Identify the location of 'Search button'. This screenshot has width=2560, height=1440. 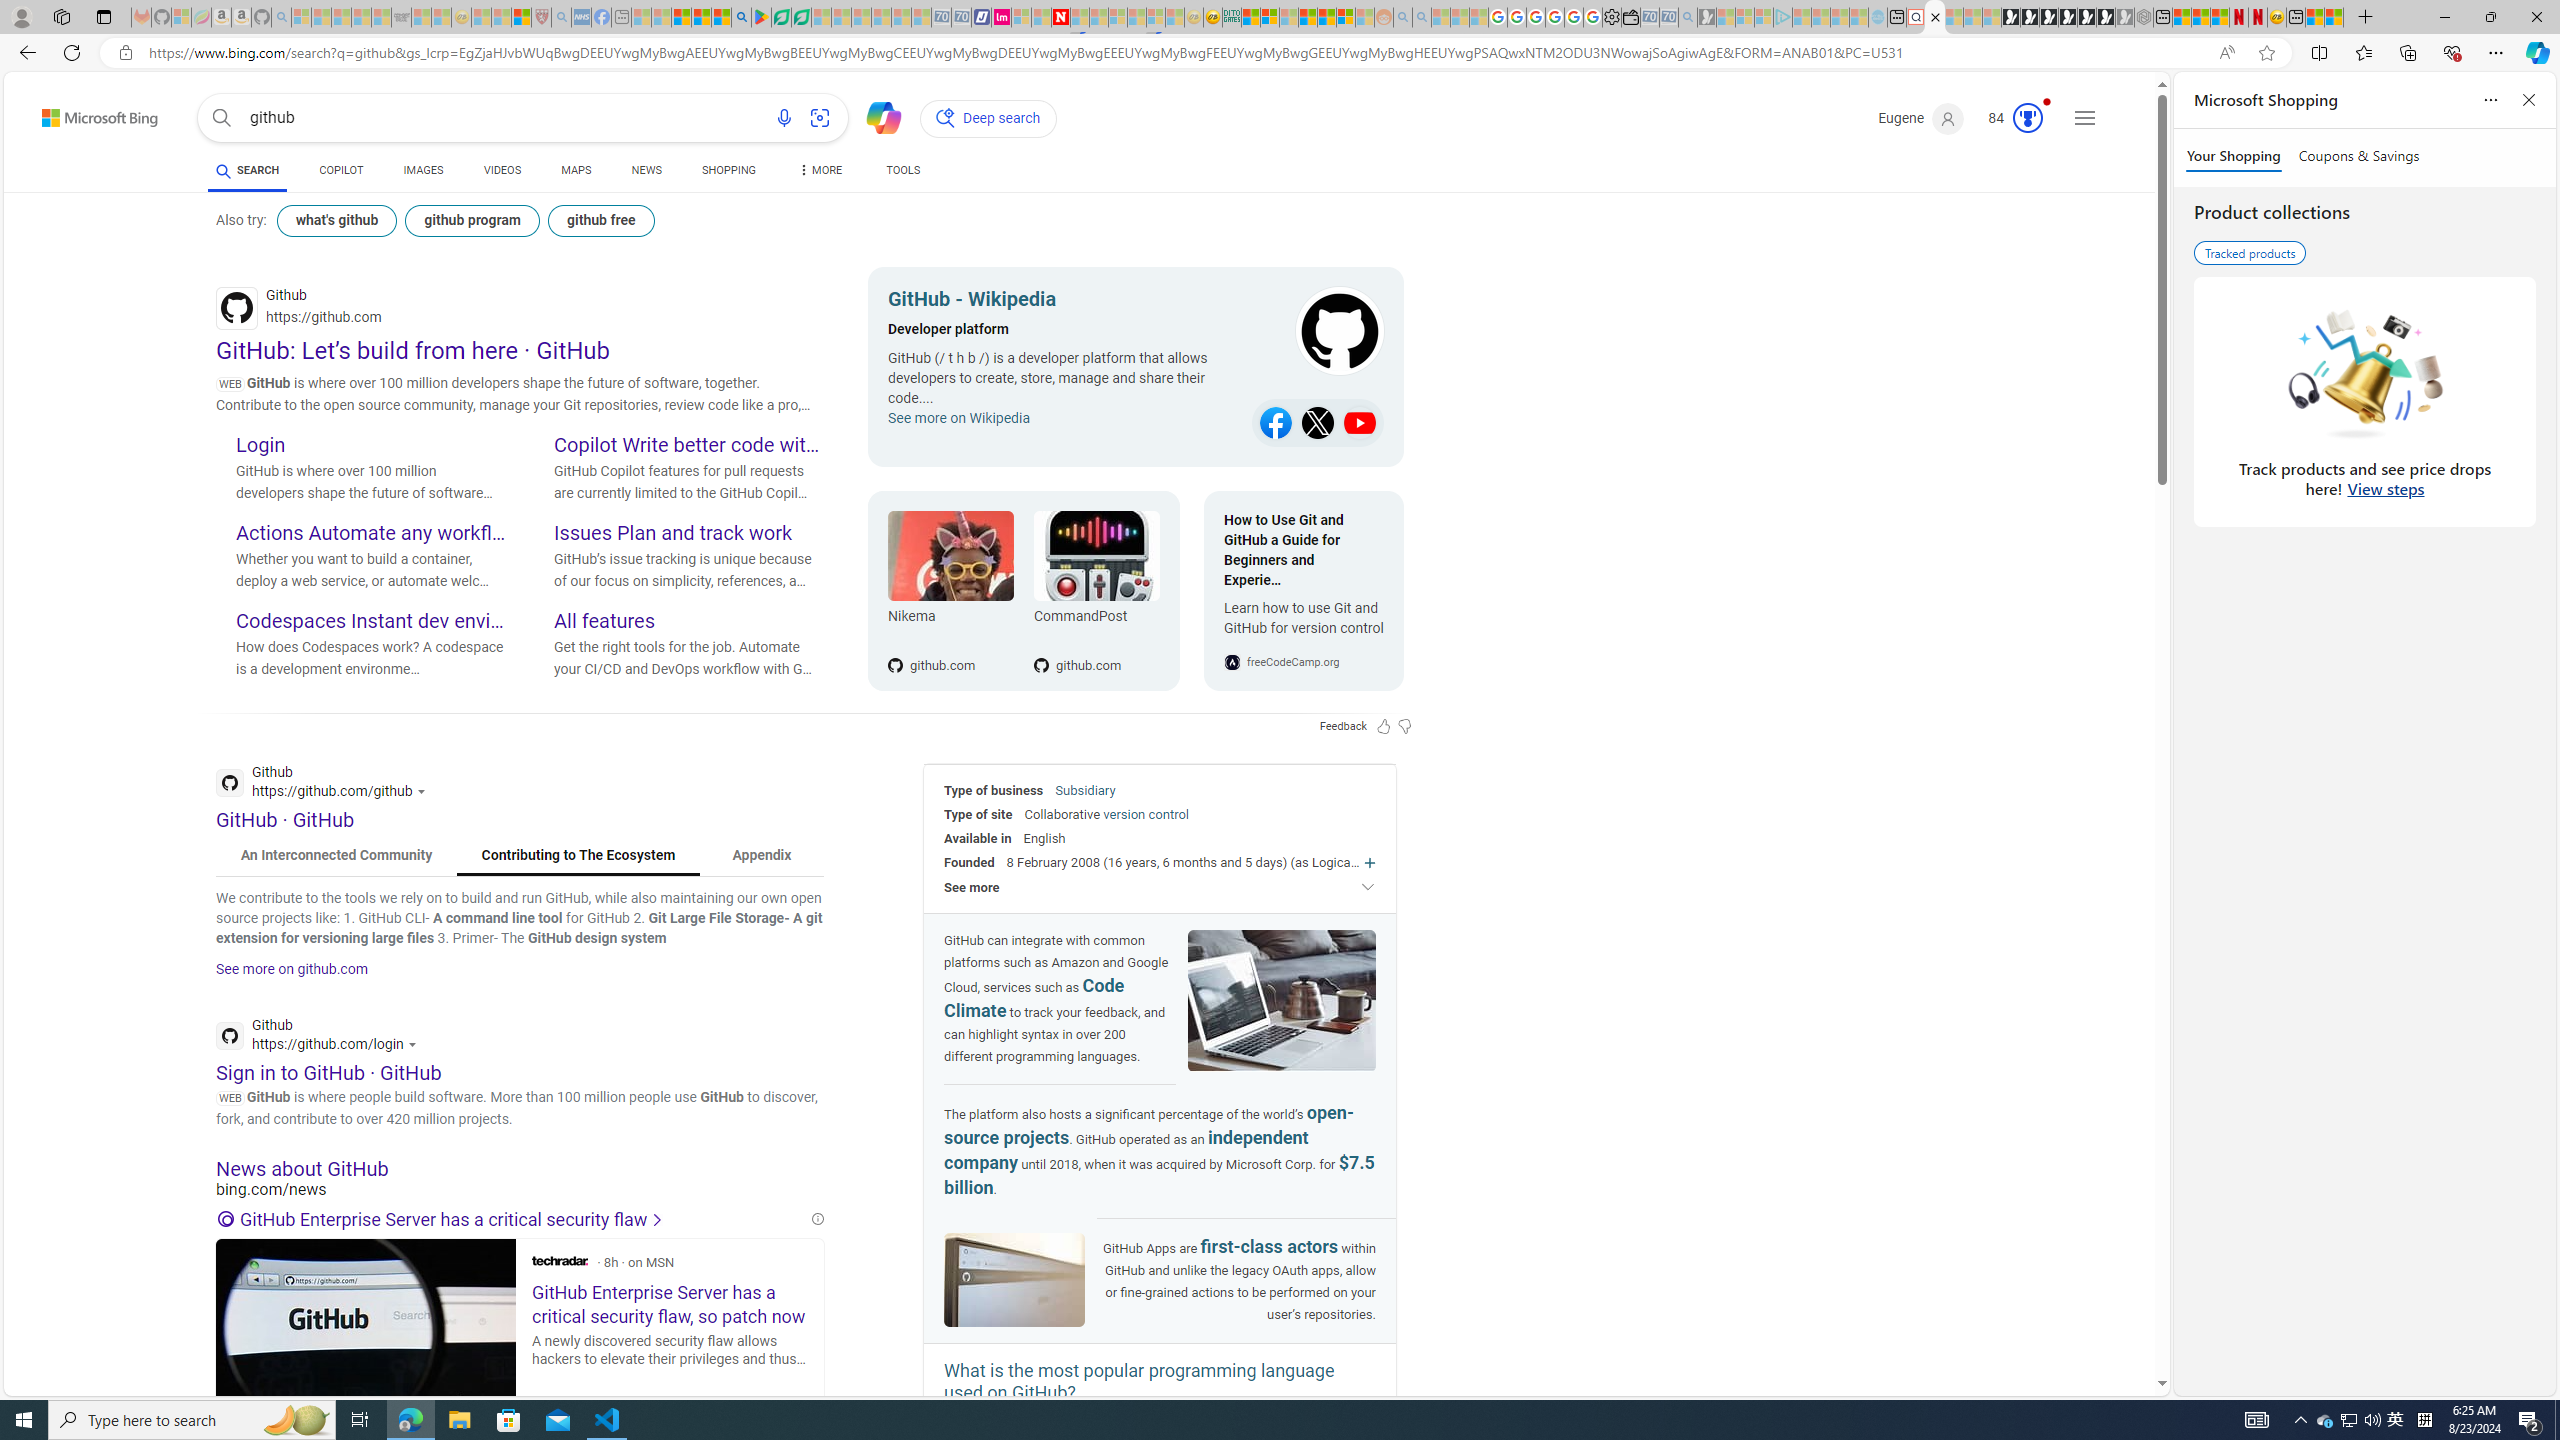
(221, 118).